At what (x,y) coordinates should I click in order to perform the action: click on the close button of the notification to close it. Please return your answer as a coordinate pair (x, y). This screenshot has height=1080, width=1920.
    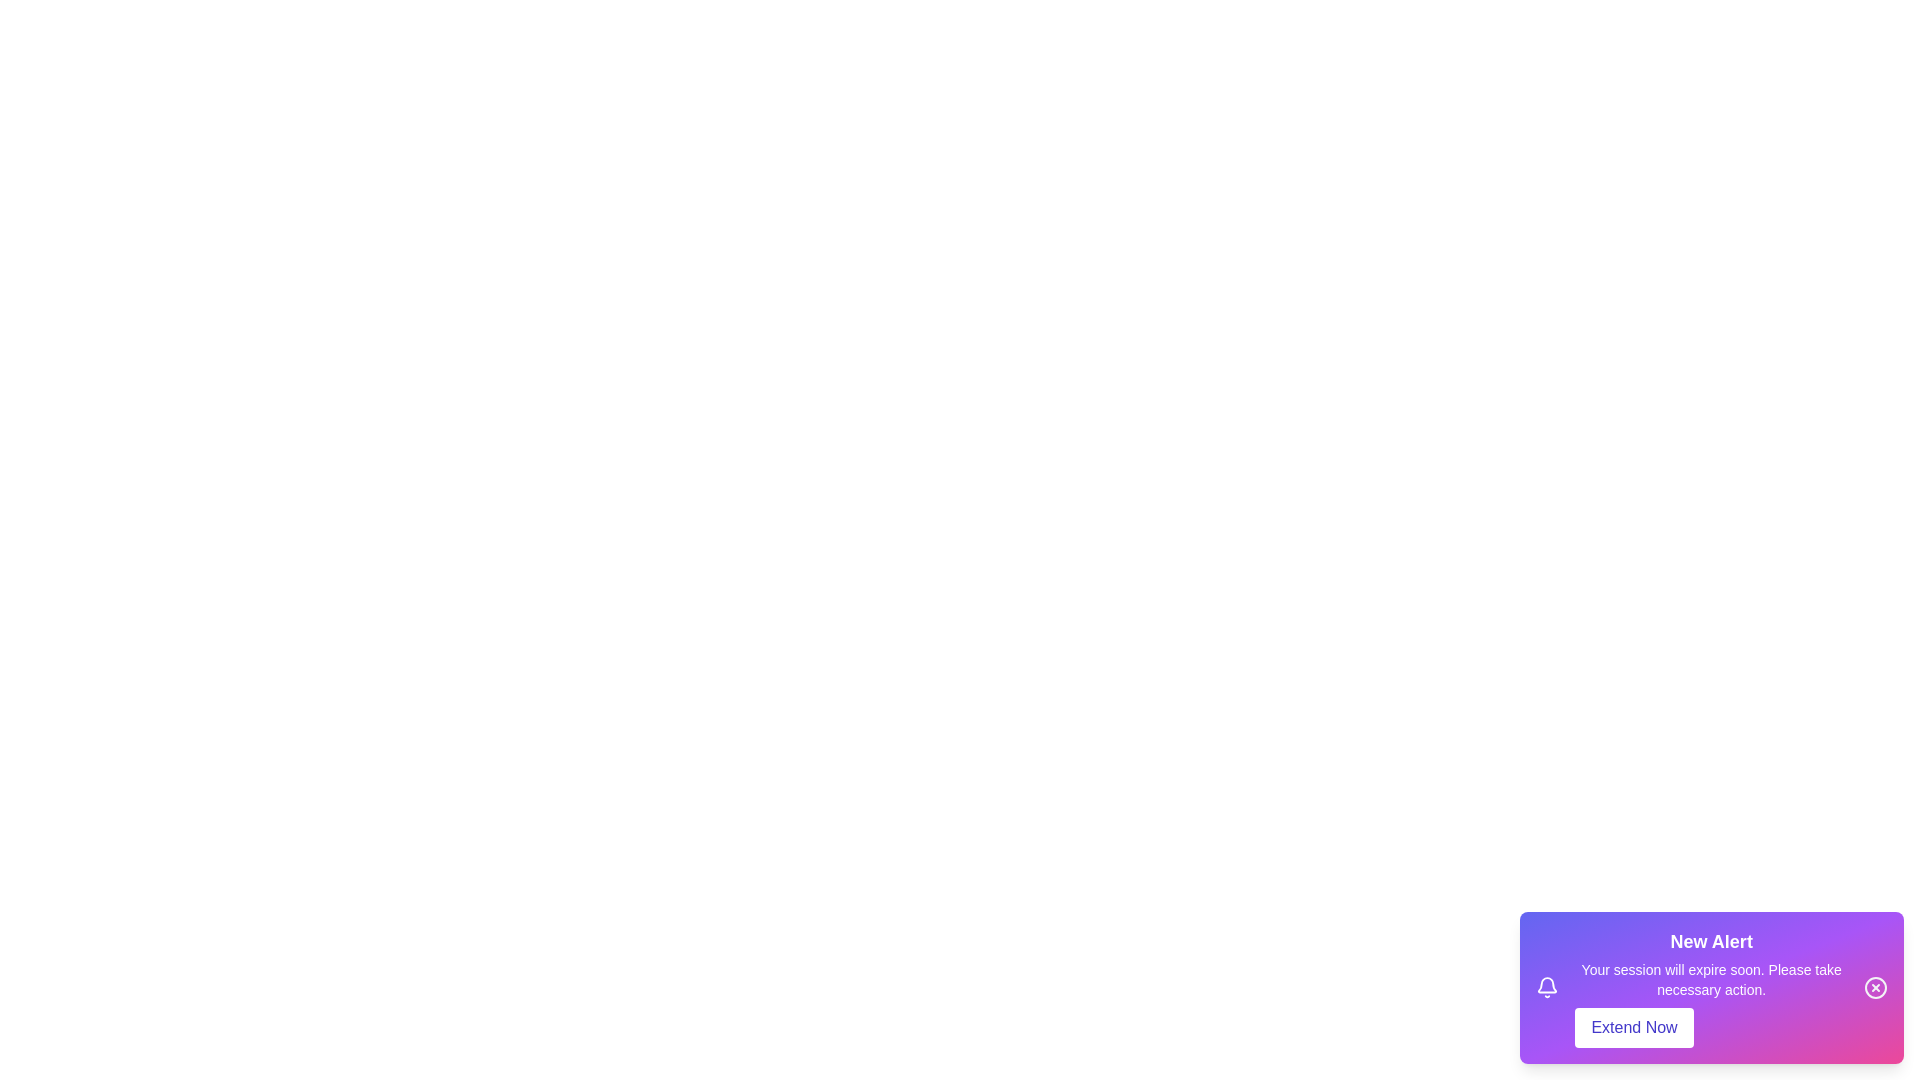
    Looking at the image, I should click on (1875, 986).